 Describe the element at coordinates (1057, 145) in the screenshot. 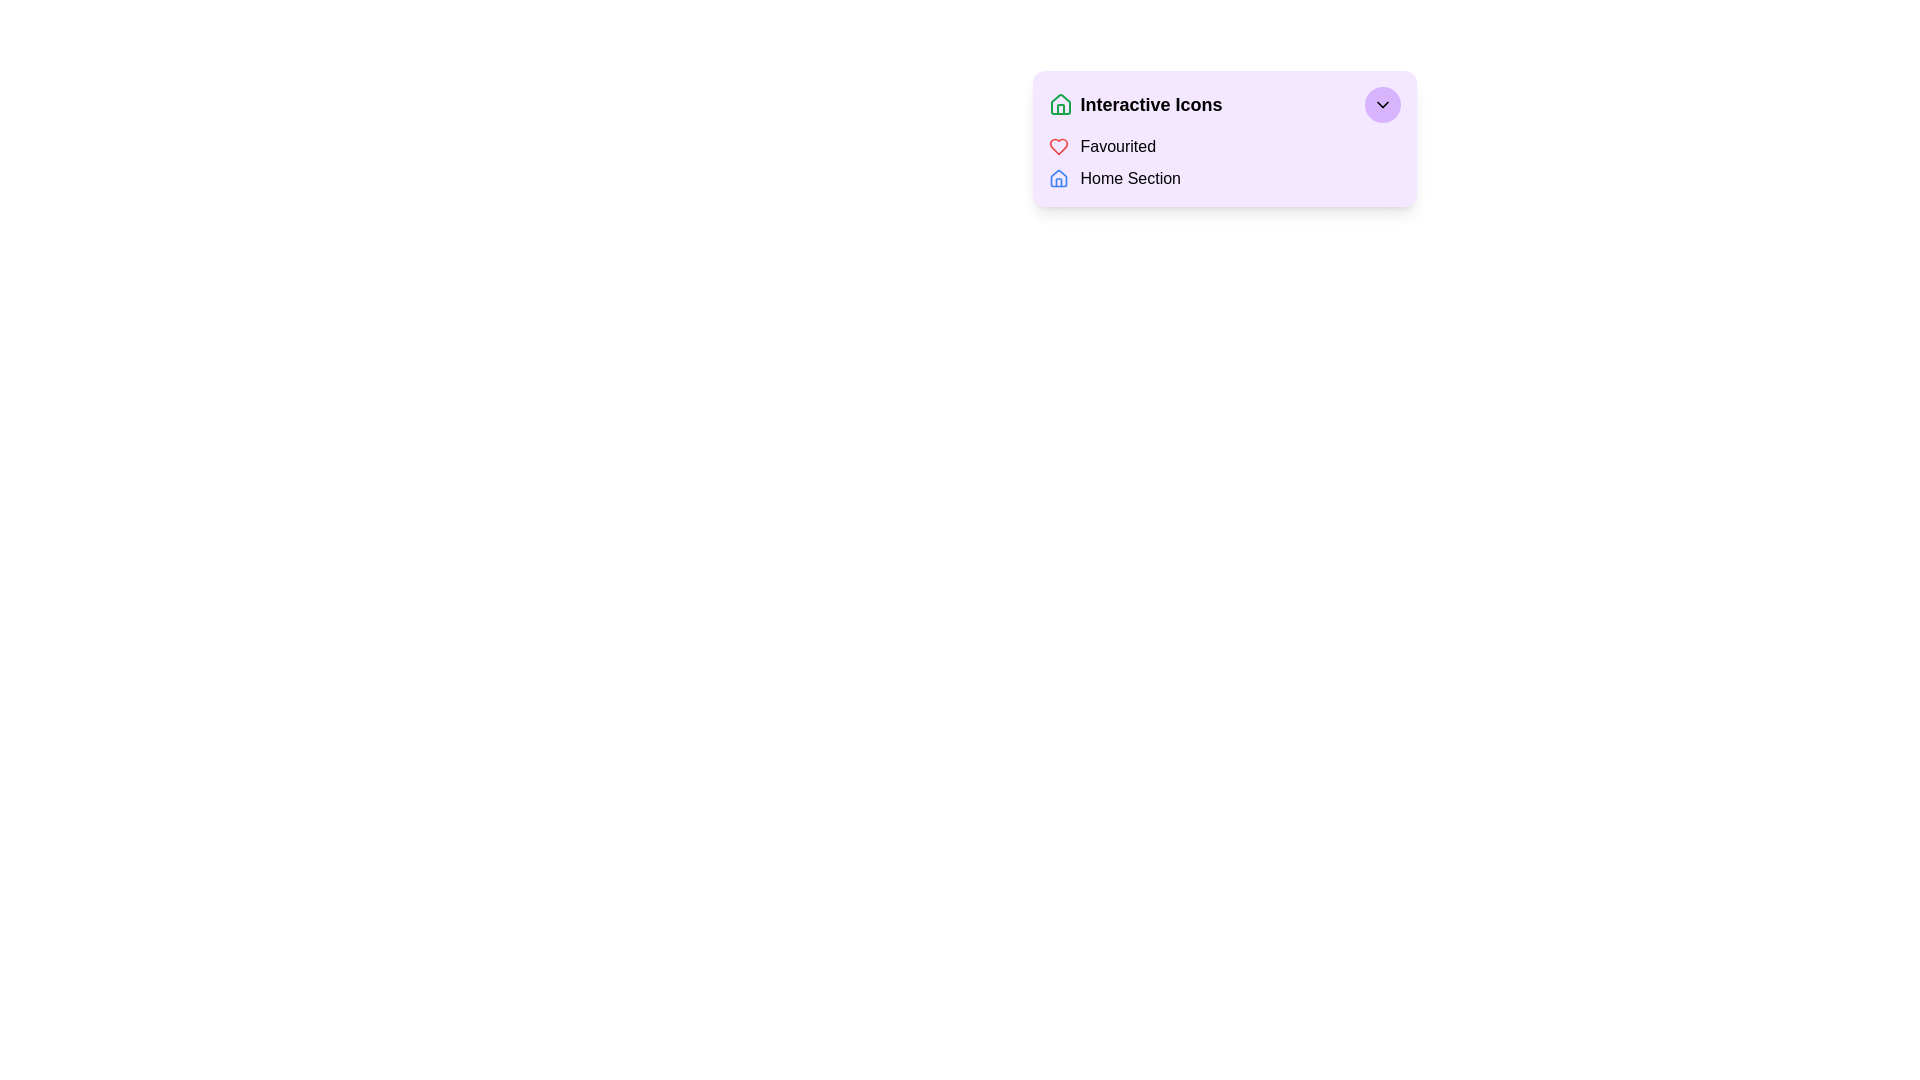

I see `the favorited icon located within the 'Interactive Icons' dropdown menu at the top-right, which indicates a liked status next to the 'Favourited' text` at that location.